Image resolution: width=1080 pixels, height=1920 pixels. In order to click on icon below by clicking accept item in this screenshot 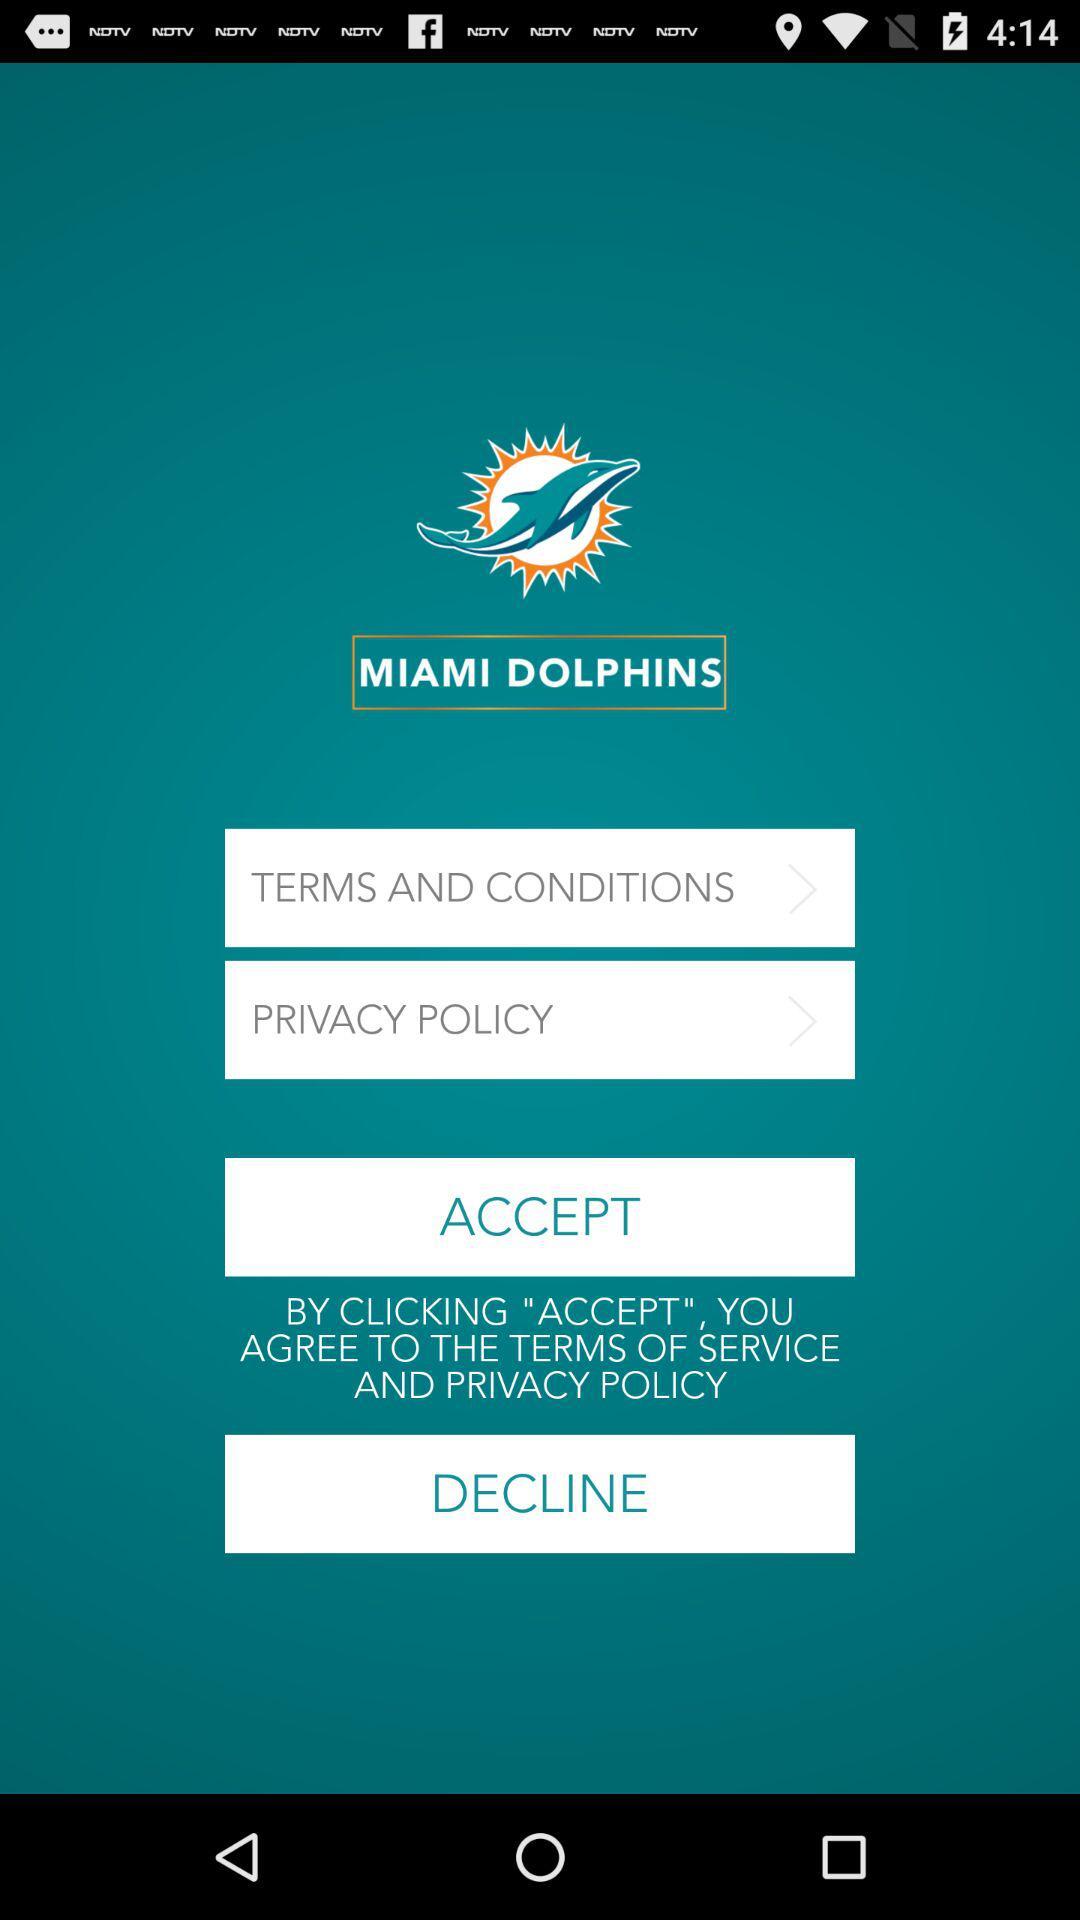, I will do `click(540, 1493)`.